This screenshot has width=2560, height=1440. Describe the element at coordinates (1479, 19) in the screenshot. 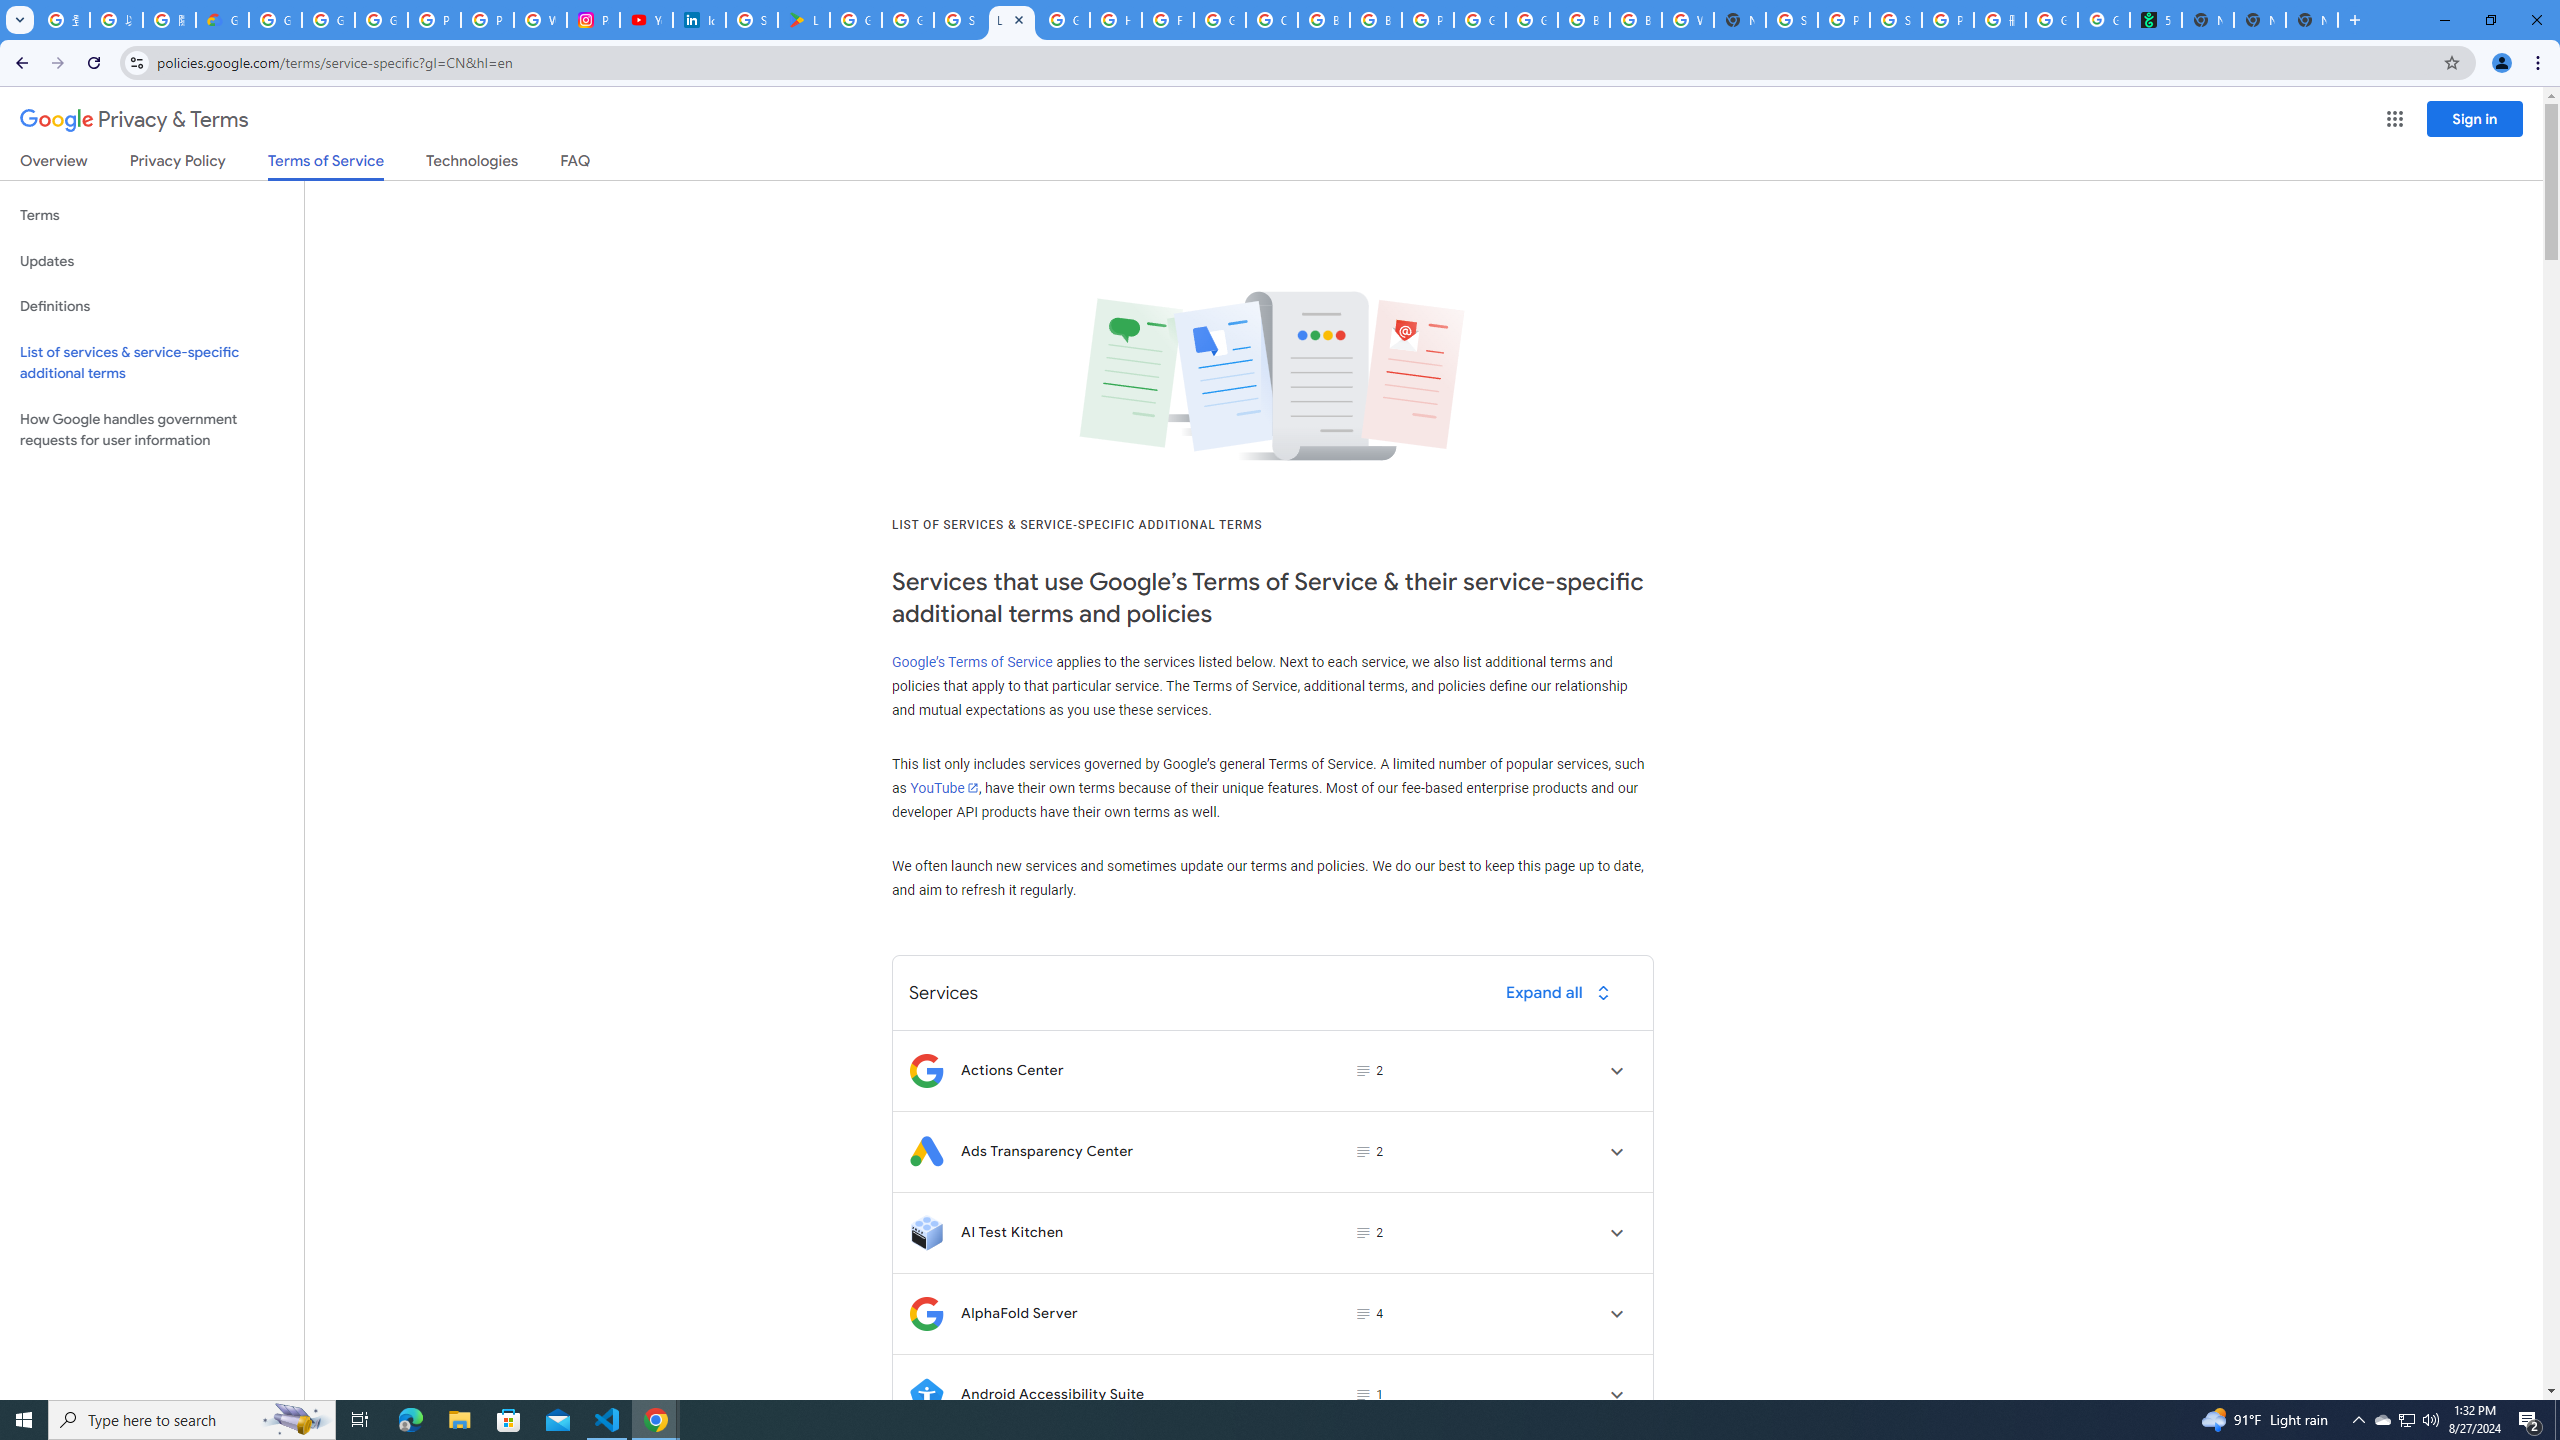

I see `'Google Cloud Platform'` at that location.